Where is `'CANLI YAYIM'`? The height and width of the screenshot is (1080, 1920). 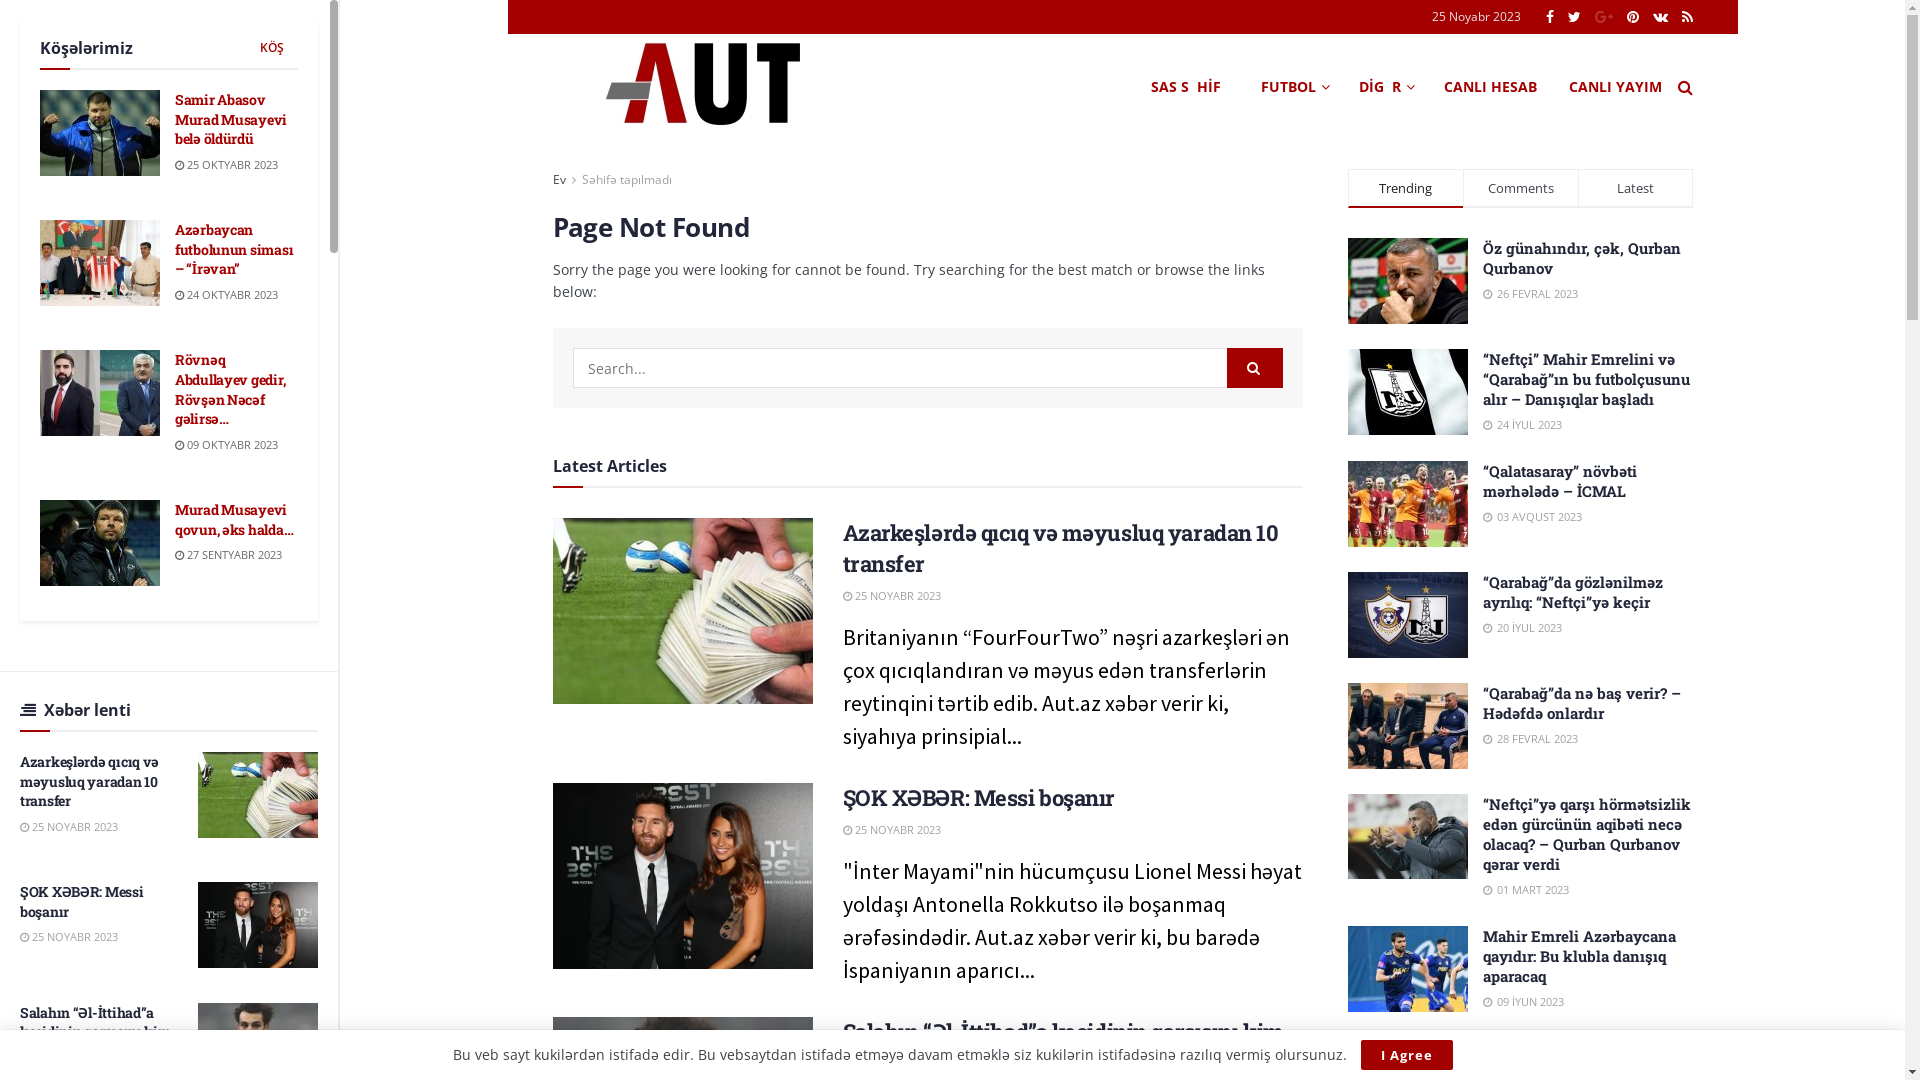
'CANLI YAYIM' is located at coordinates (1614, 86).